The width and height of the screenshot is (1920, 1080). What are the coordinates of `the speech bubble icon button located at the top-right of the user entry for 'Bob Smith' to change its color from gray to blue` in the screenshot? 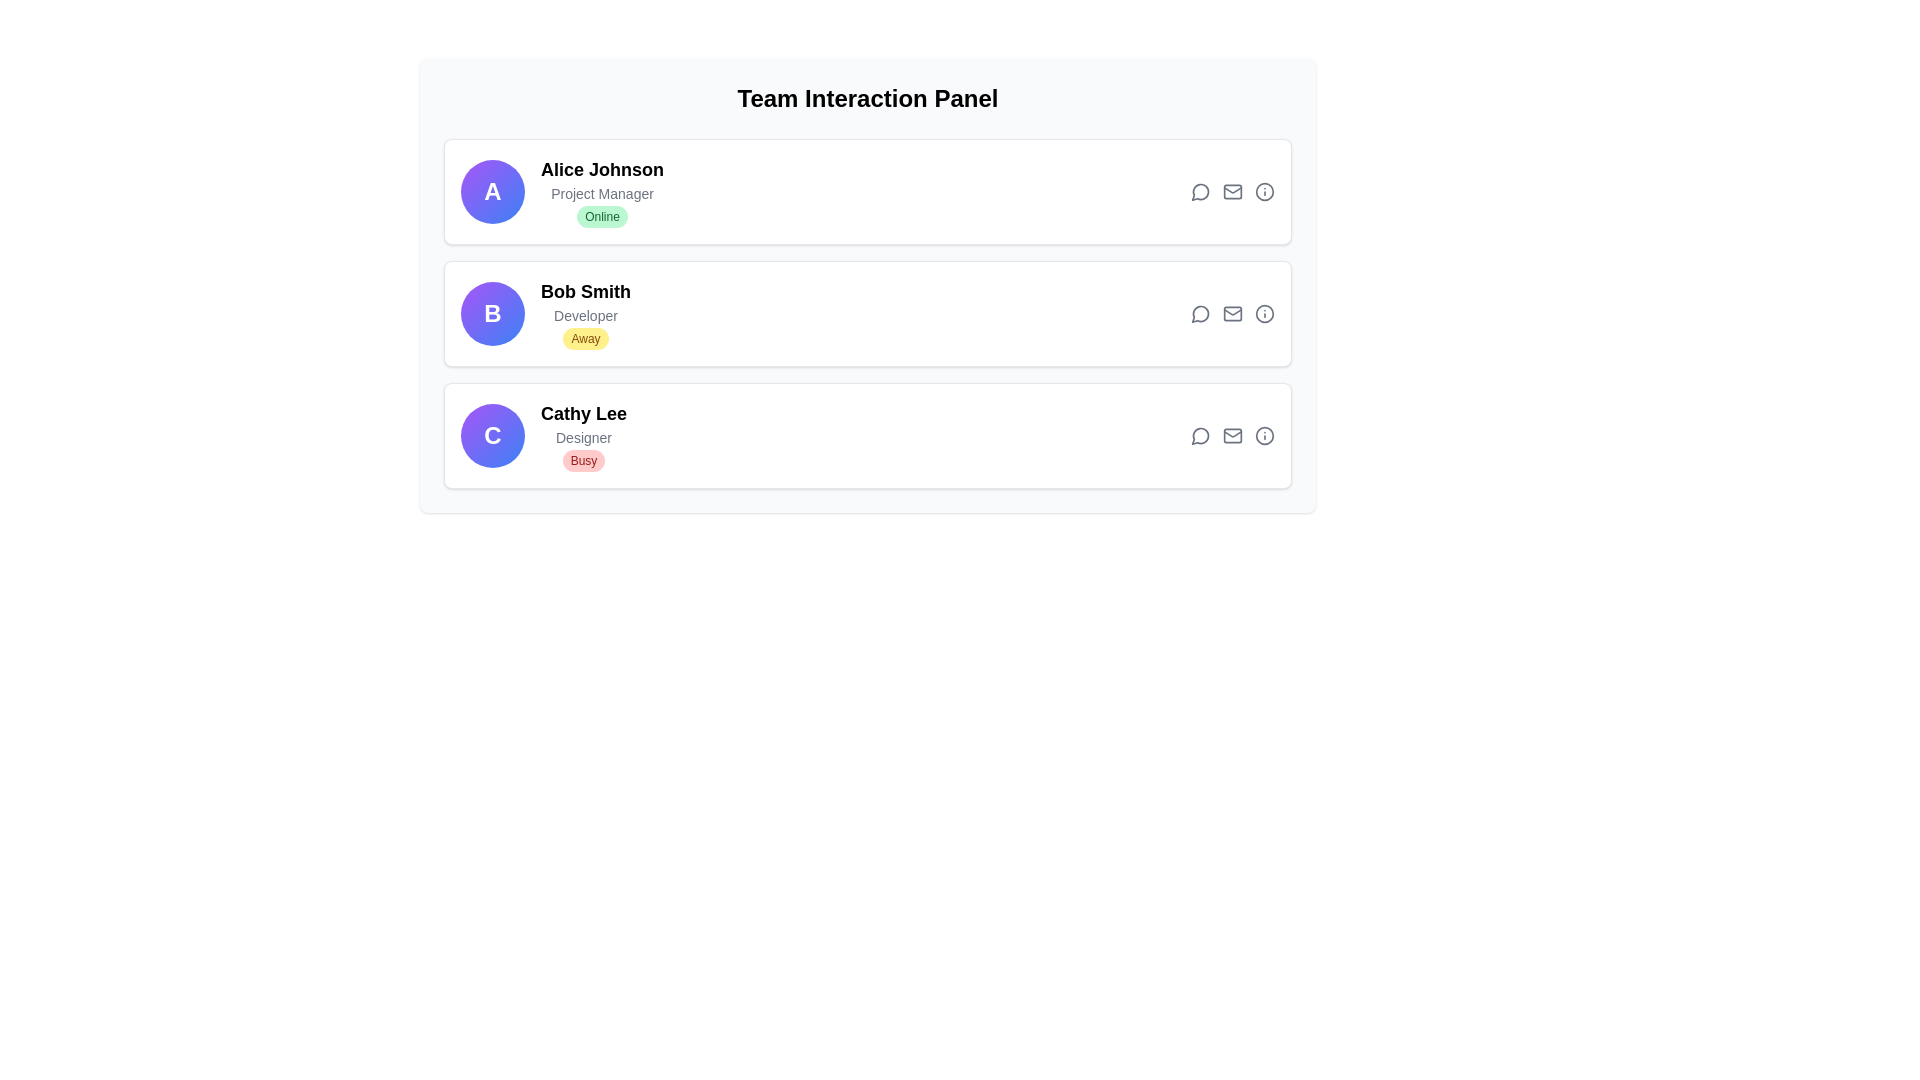 It's located at (1200, 313).